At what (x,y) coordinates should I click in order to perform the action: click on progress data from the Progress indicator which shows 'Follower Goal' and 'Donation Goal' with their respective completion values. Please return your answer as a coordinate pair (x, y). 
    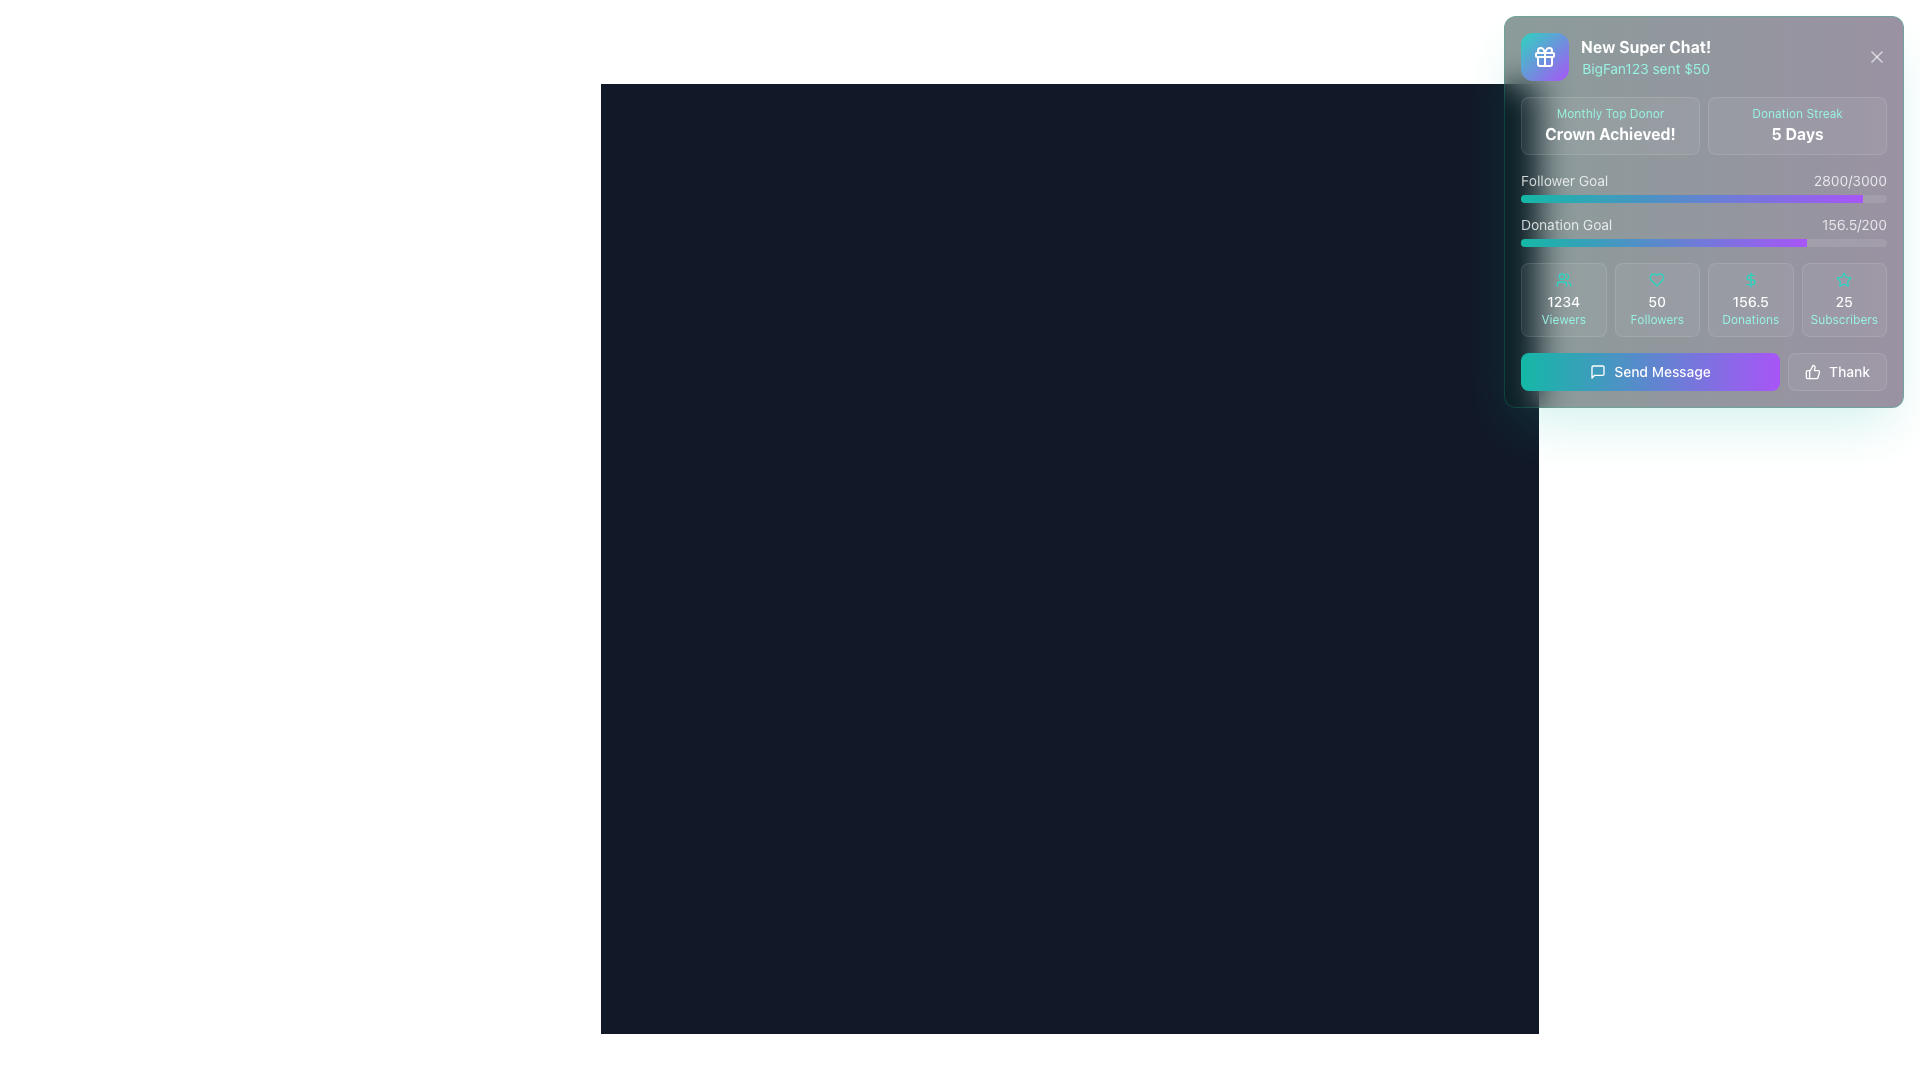
    Looking at the image, I should click on (1703, 208).